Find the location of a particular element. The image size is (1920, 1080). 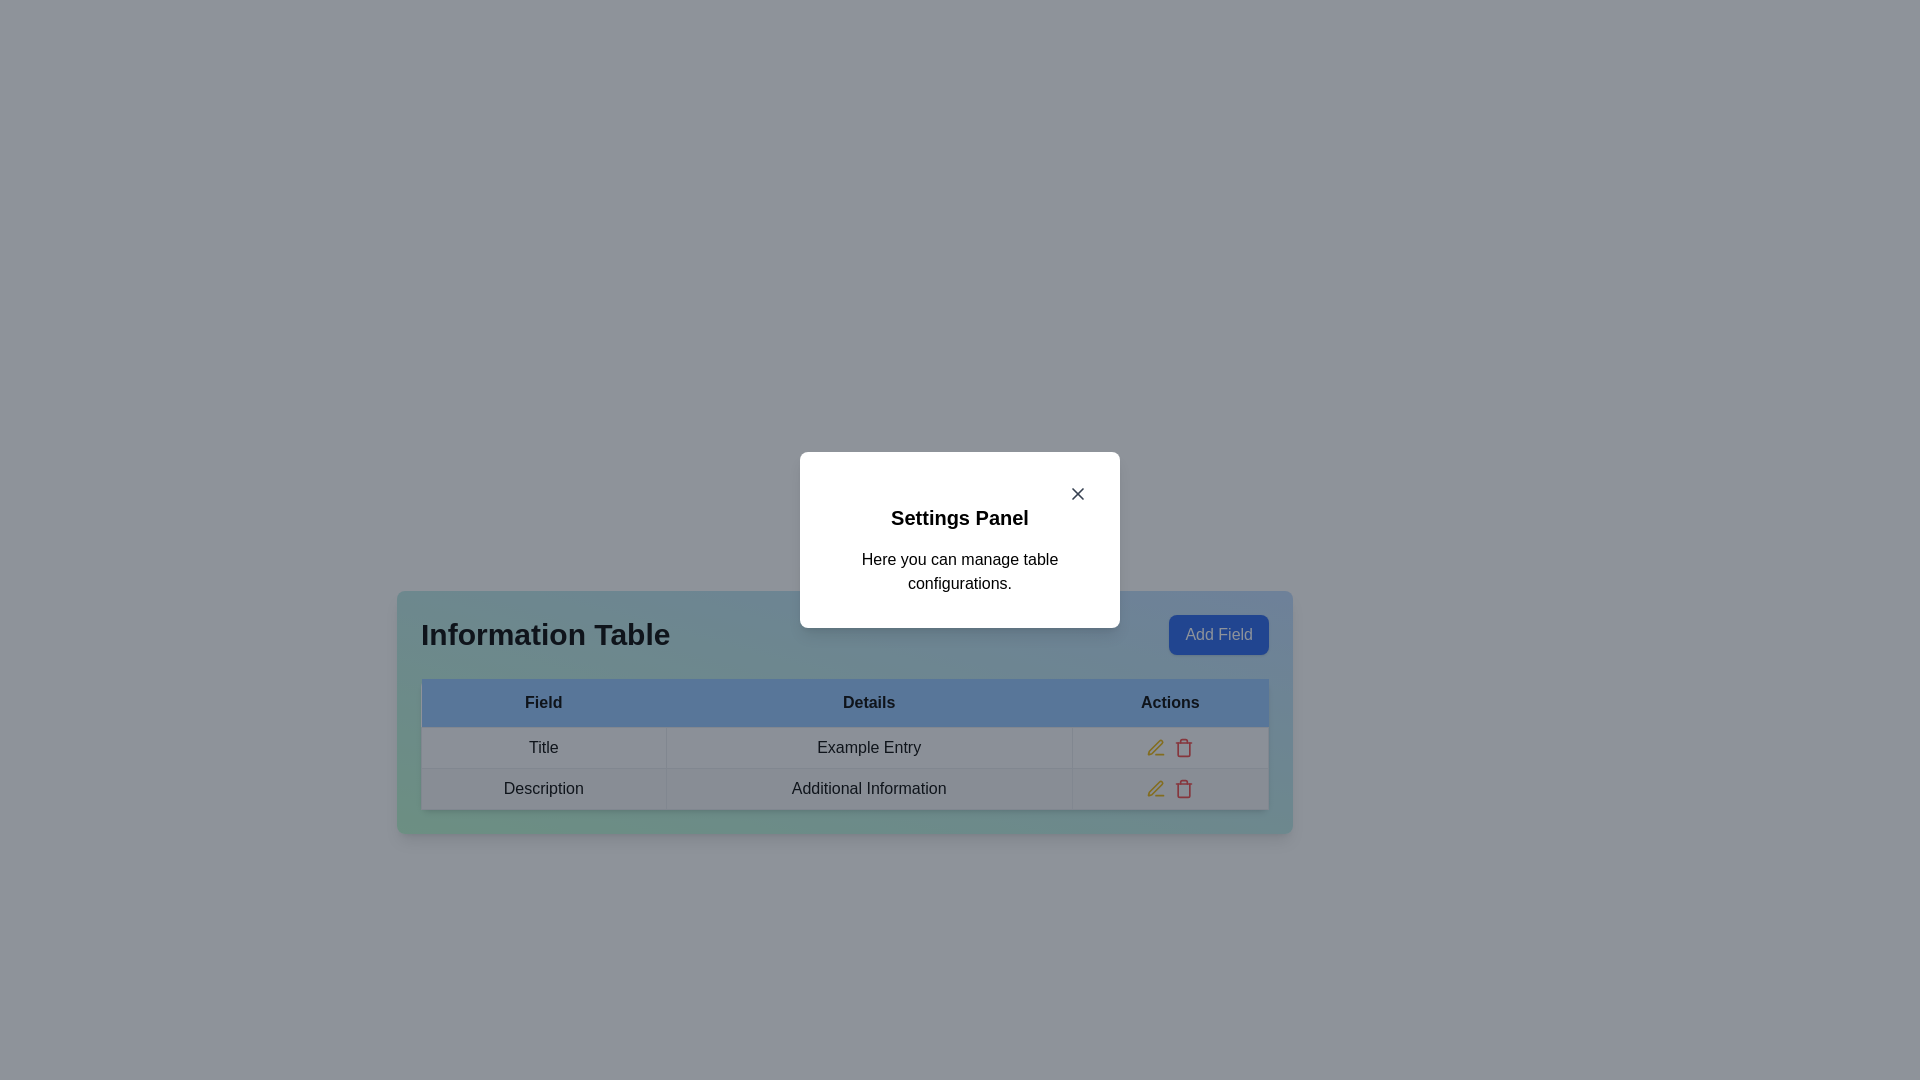

the second cell in the 'Details' column of the table is located at coordinates (869, 788).